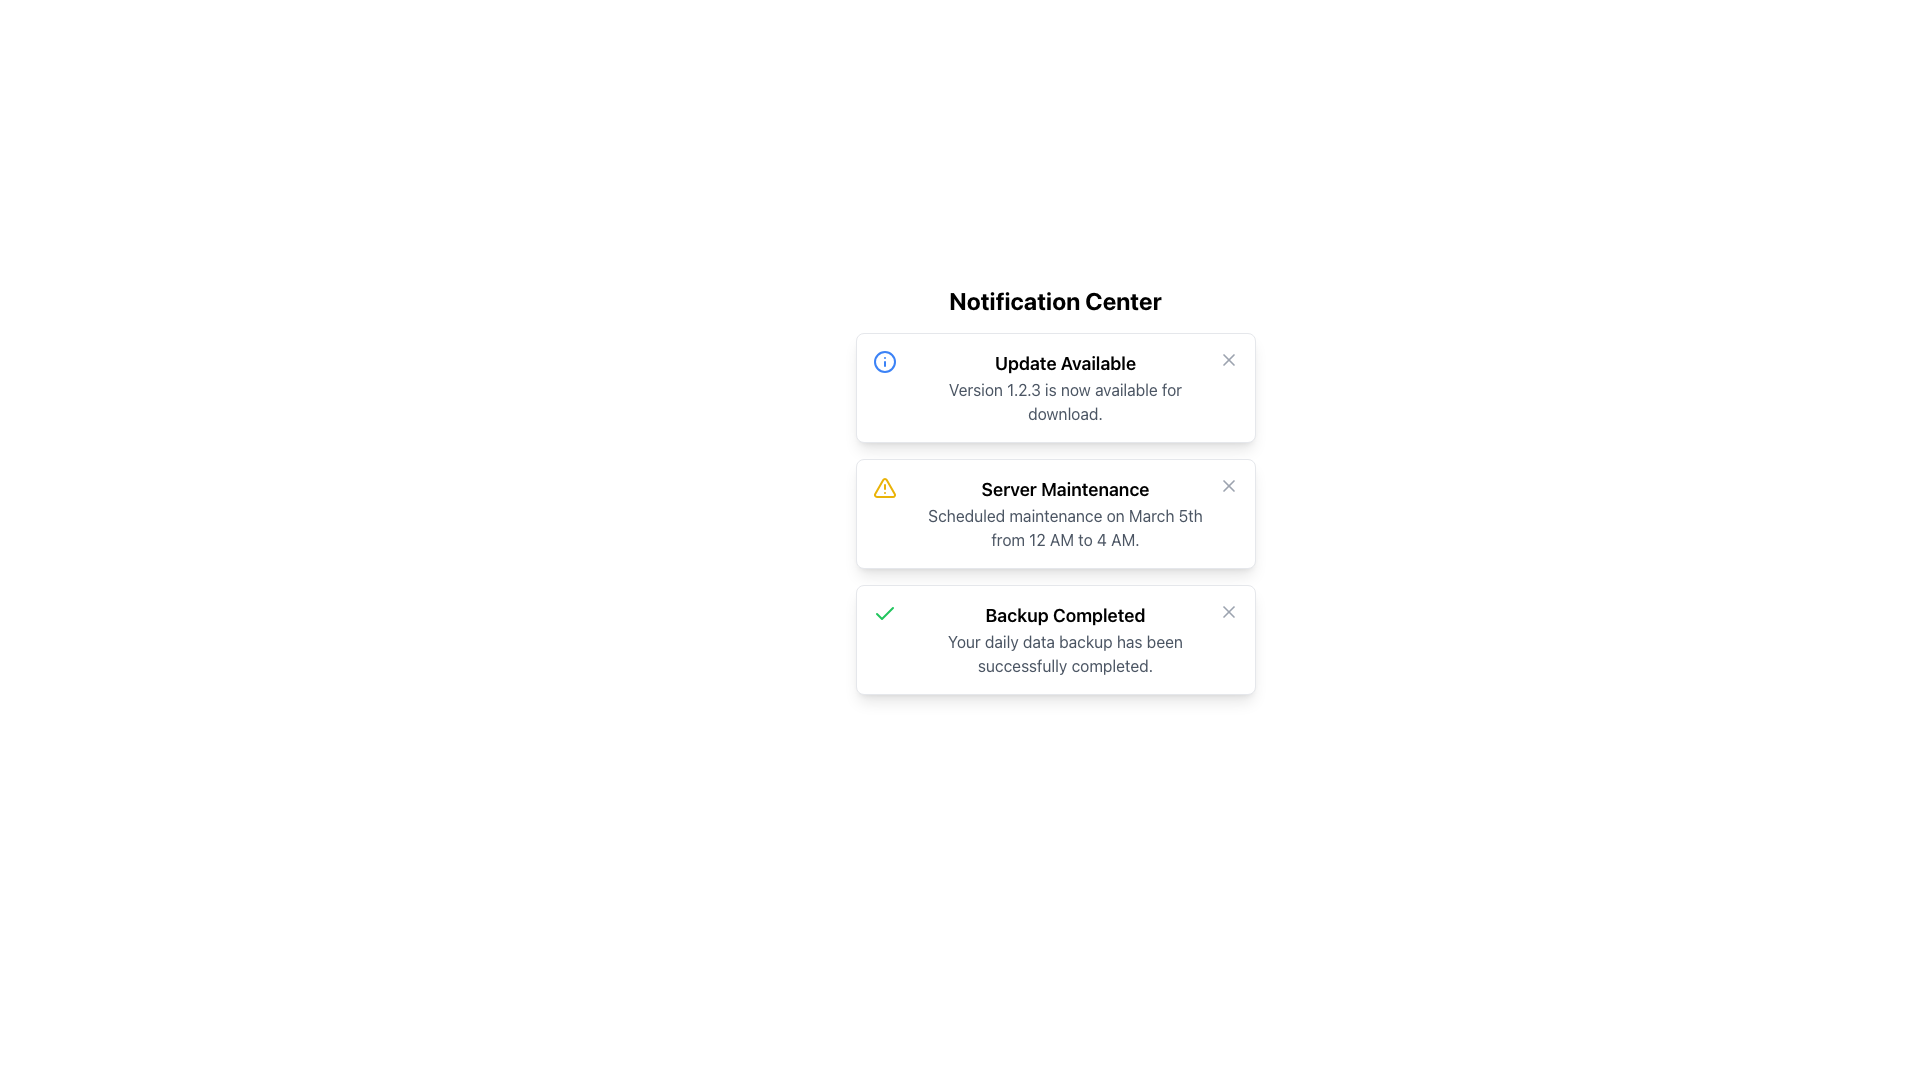 The width and height of the screenshot is (1920, 1080). What do you see at coordinates (1064, 615) in the screenshot?
I see `the text label indicating that the data backup operation has been completed successfully, located at the top of the notification card in the third row of vertically stacked cards` at bounding box center [1064, 615].